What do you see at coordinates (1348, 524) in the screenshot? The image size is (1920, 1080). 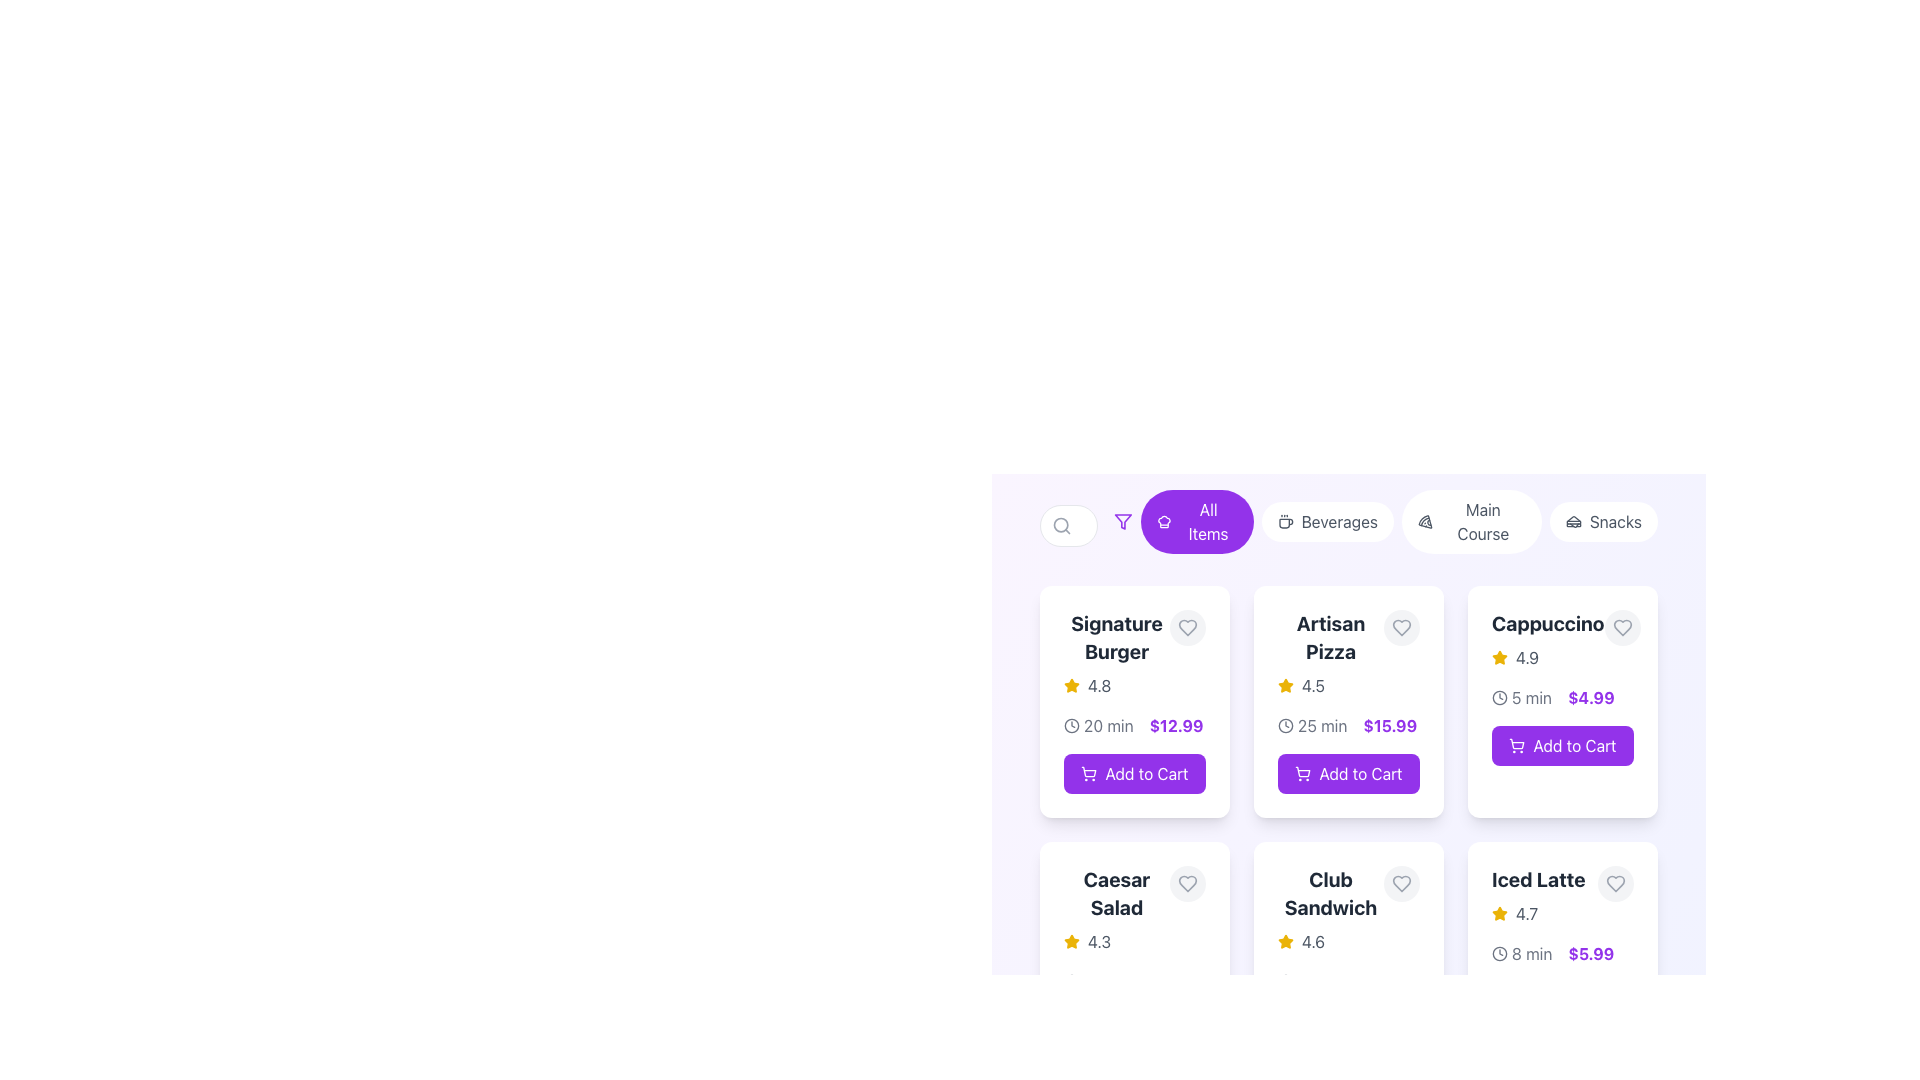 I see `the 'Beverages' category selector button, the third button in a horizontal row at the top center of the interface` at bounding box center [1348, 524].